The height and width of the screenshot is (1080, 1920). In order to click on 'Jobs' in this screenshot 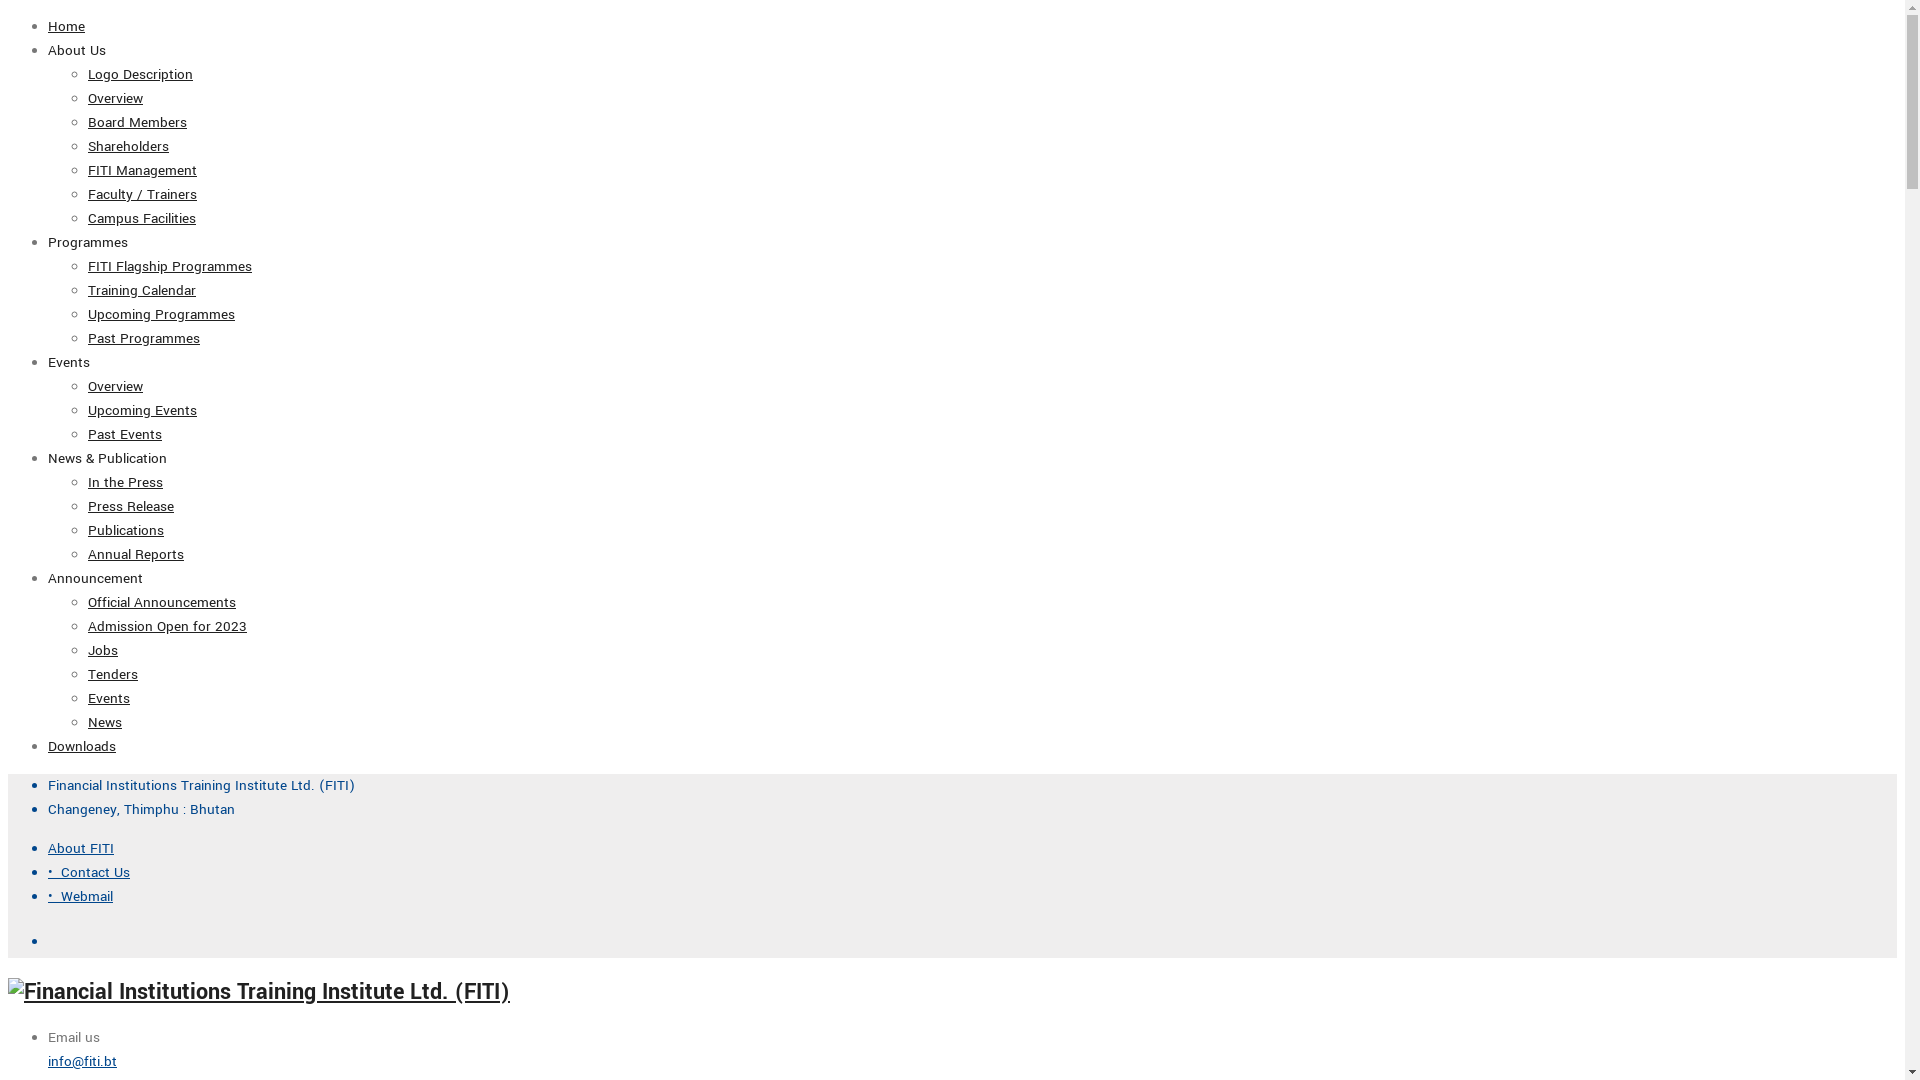, I will do `click(101, 650)`.